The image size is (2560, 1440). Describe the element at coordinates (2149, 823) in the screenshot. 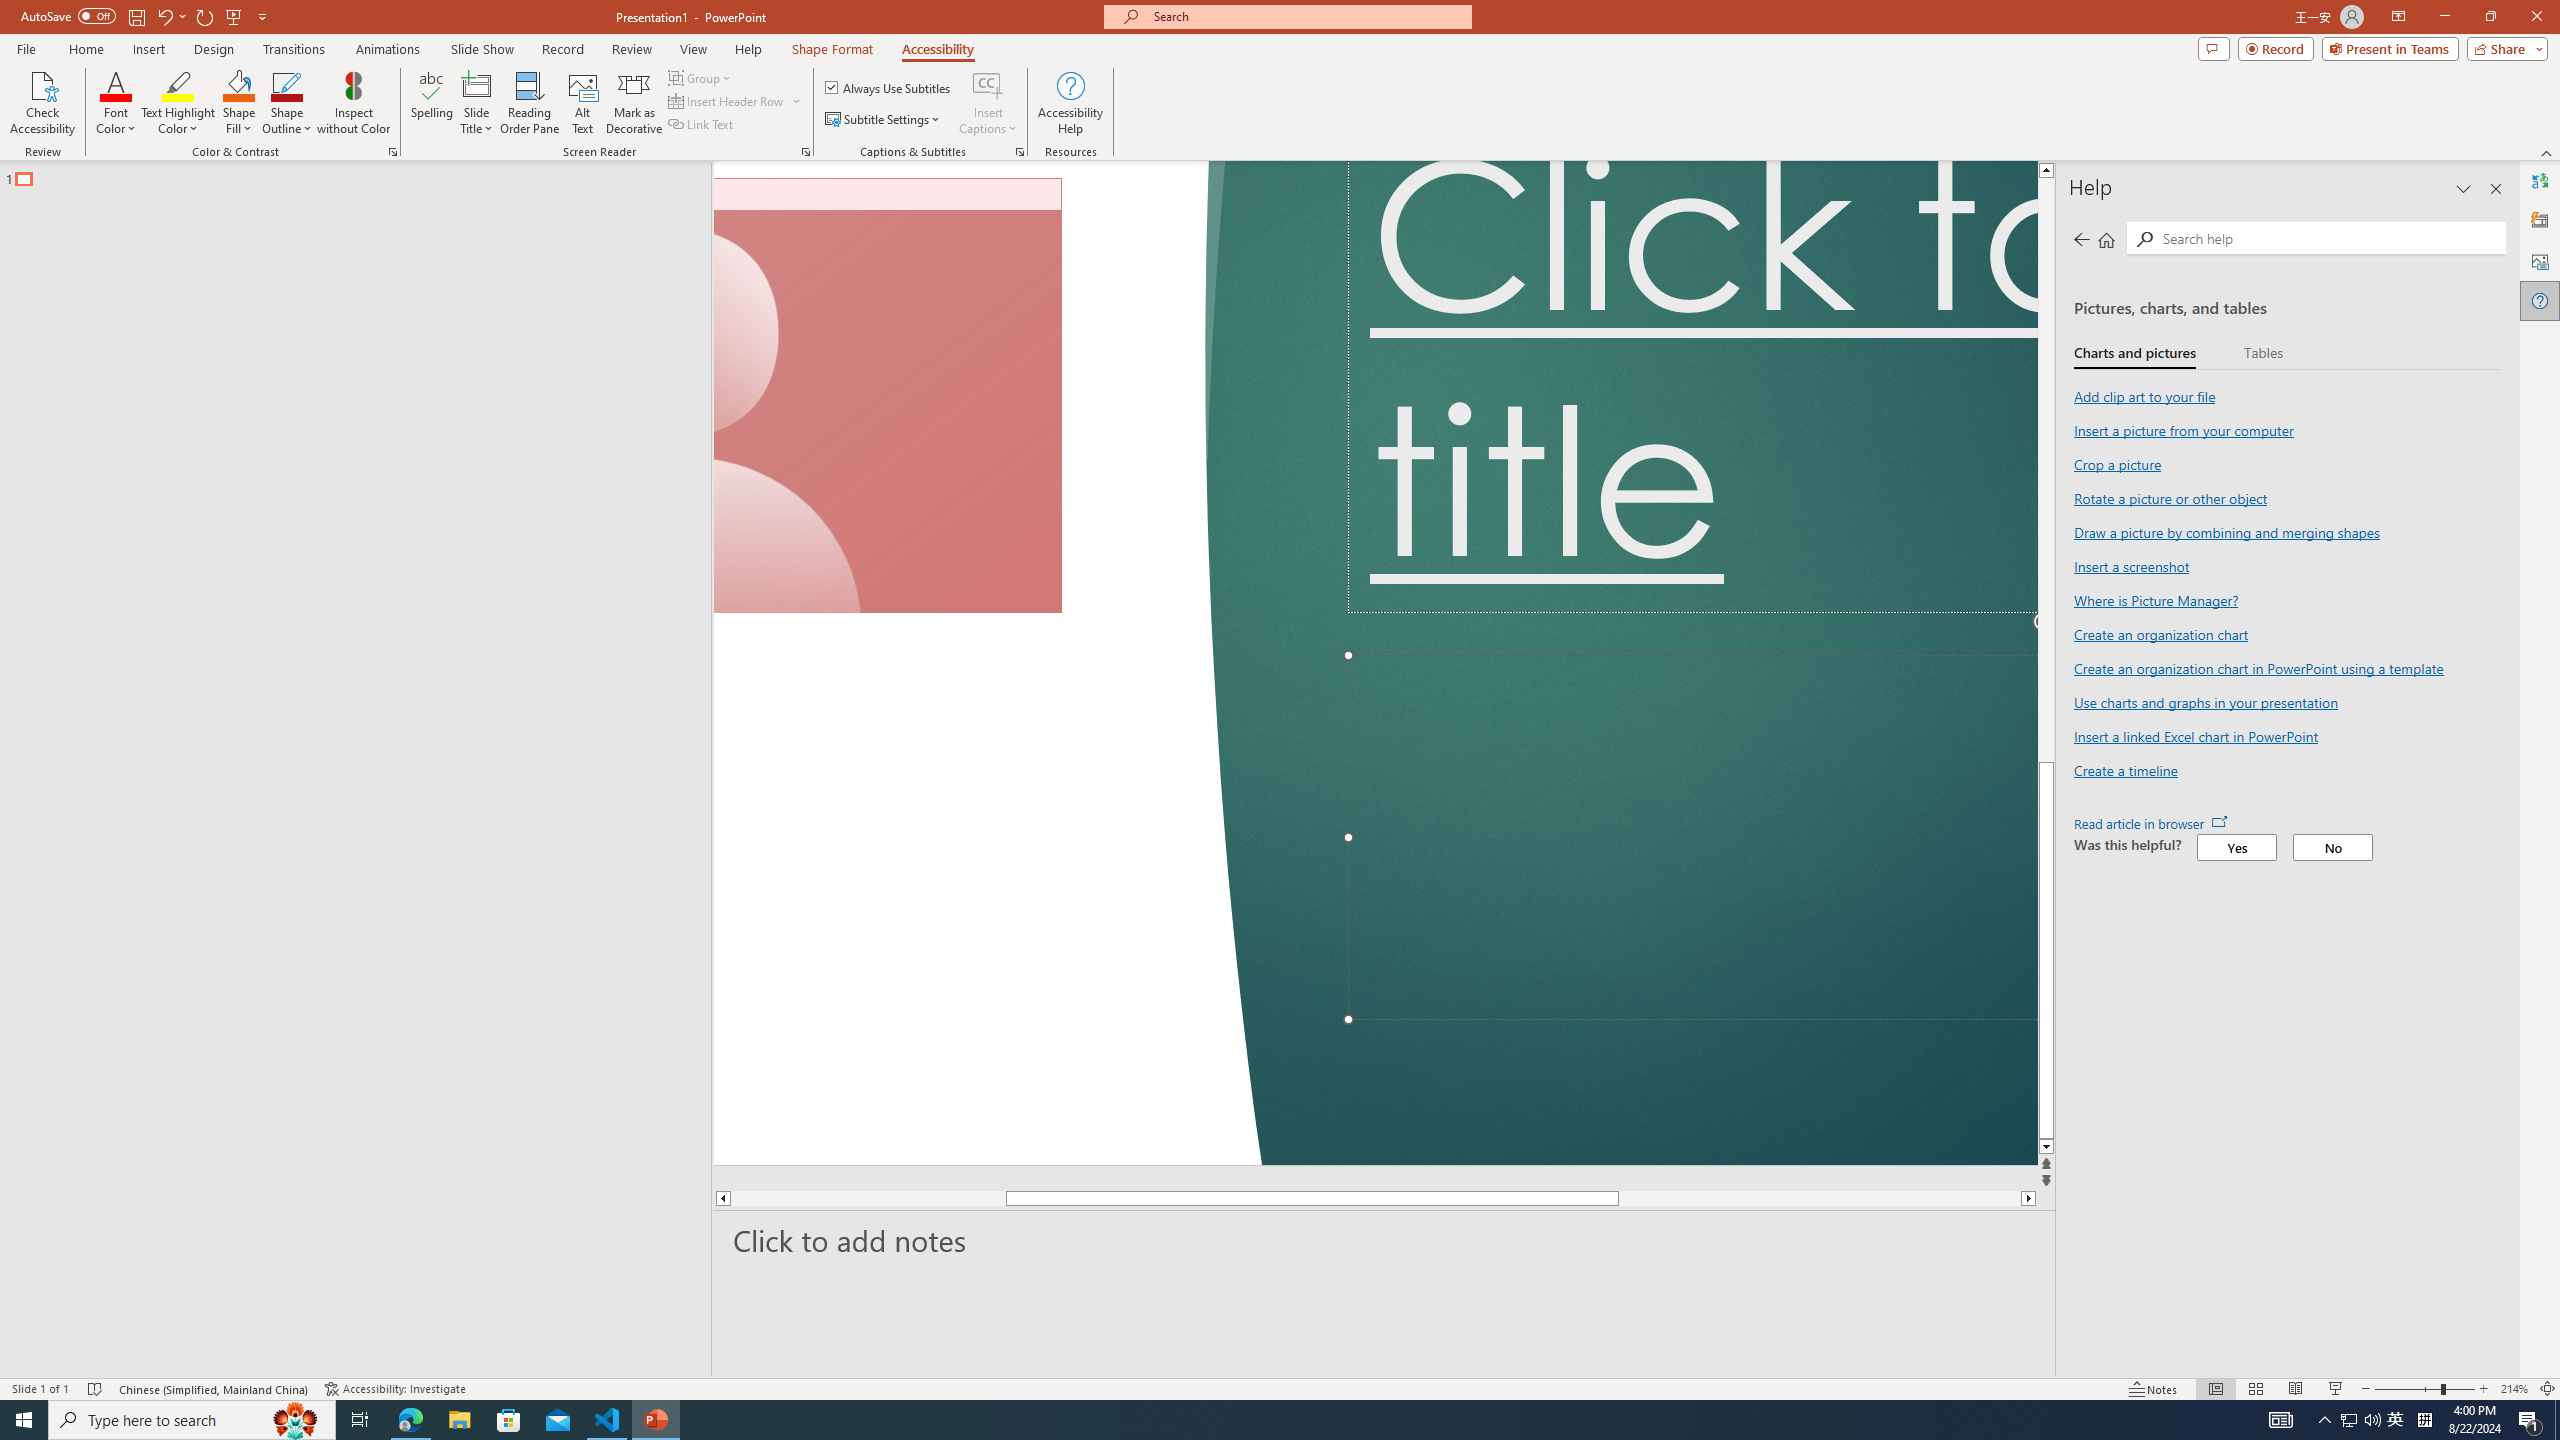

I see `'Read article in browser'` at that location.